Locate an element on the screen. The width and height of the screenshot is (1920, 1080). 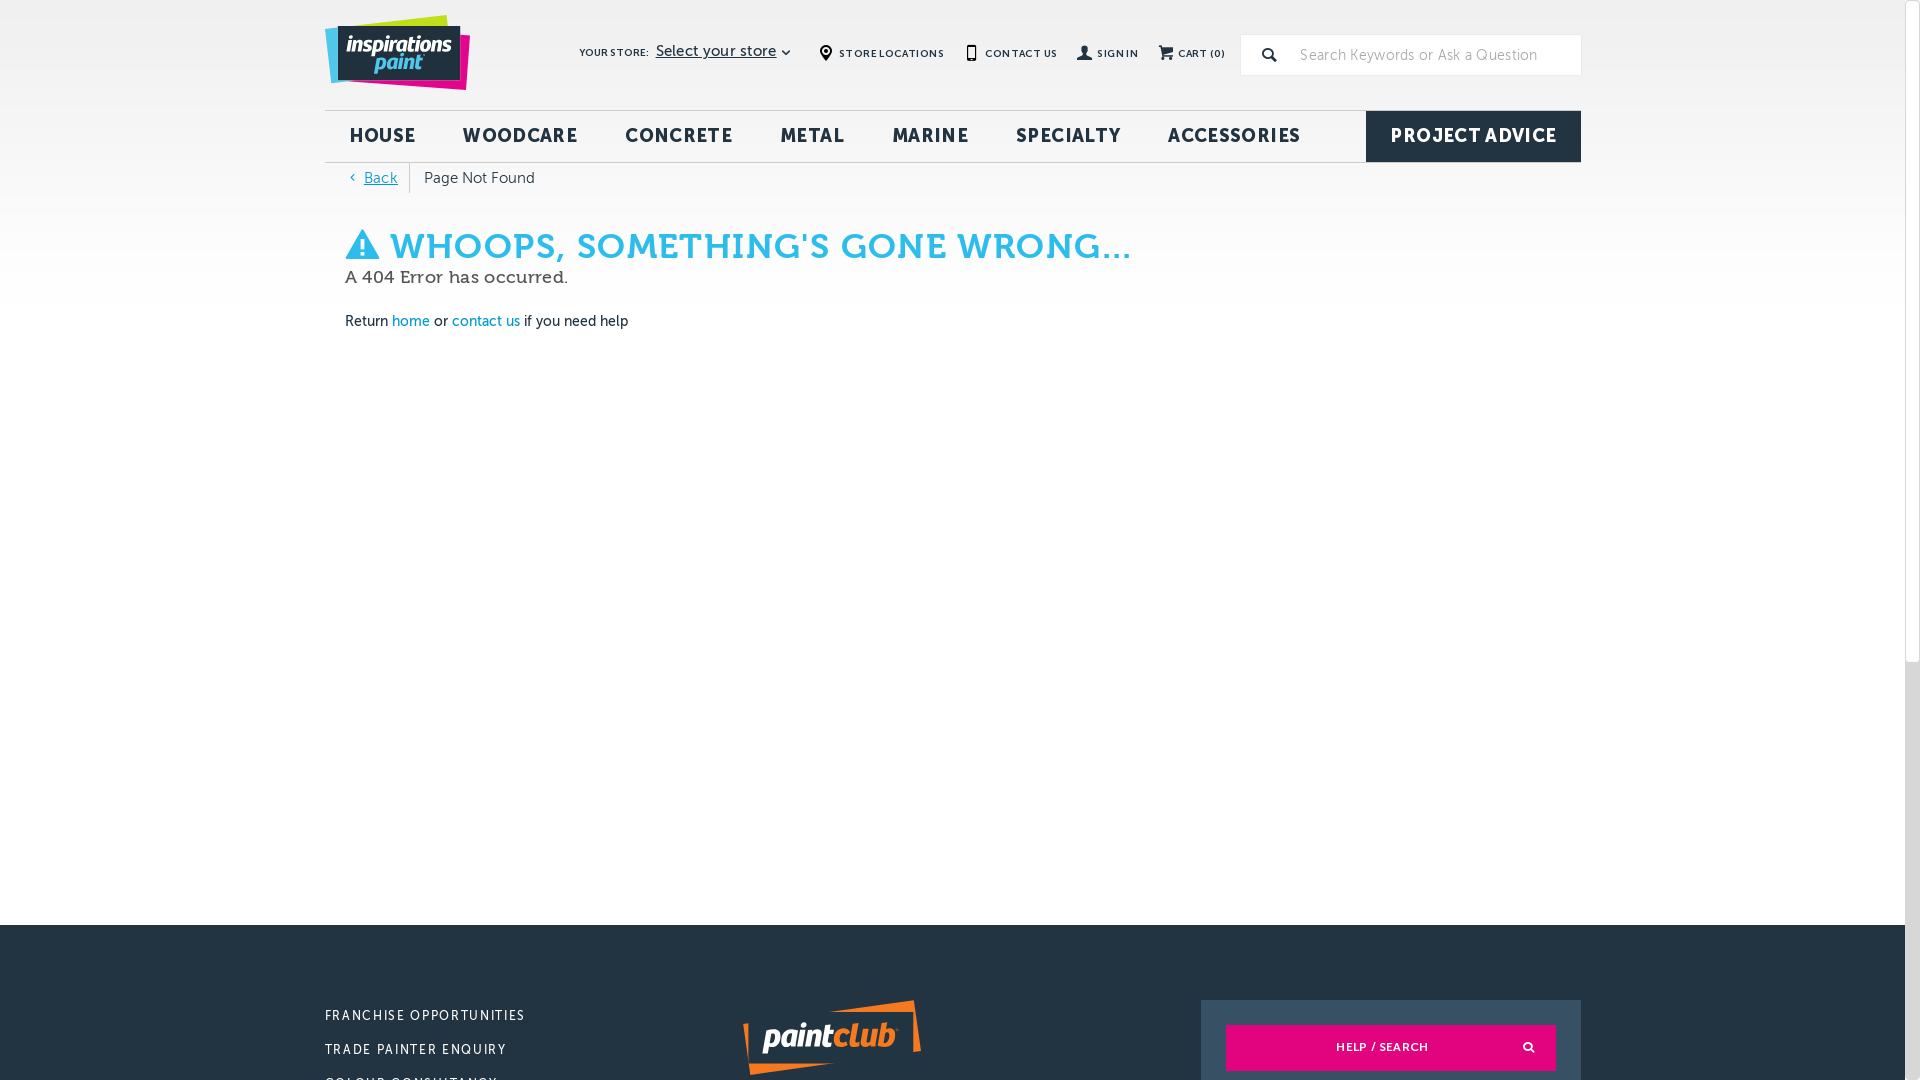
'HOUSE' is located at coordinates (381, 135).